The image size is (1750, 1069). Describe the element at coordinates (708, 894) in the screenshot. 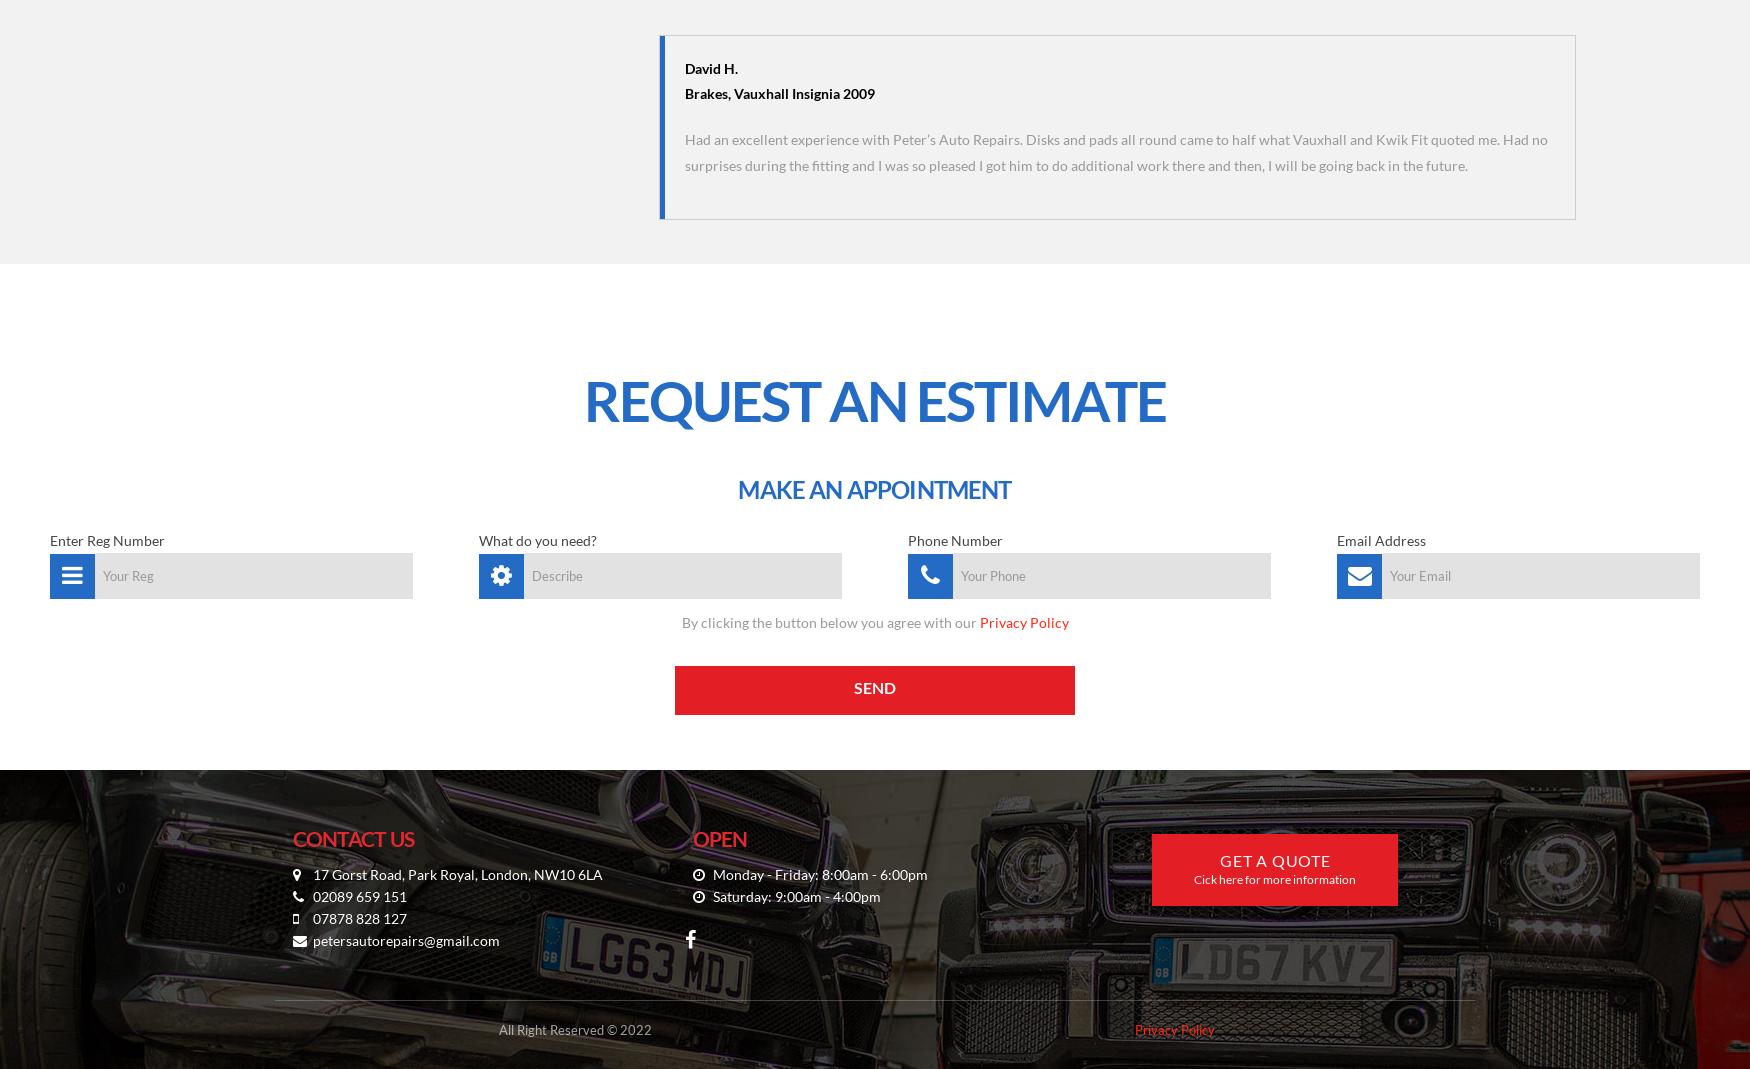

I see `'Saturday: 9:00am - 4:00pm'` at that location.